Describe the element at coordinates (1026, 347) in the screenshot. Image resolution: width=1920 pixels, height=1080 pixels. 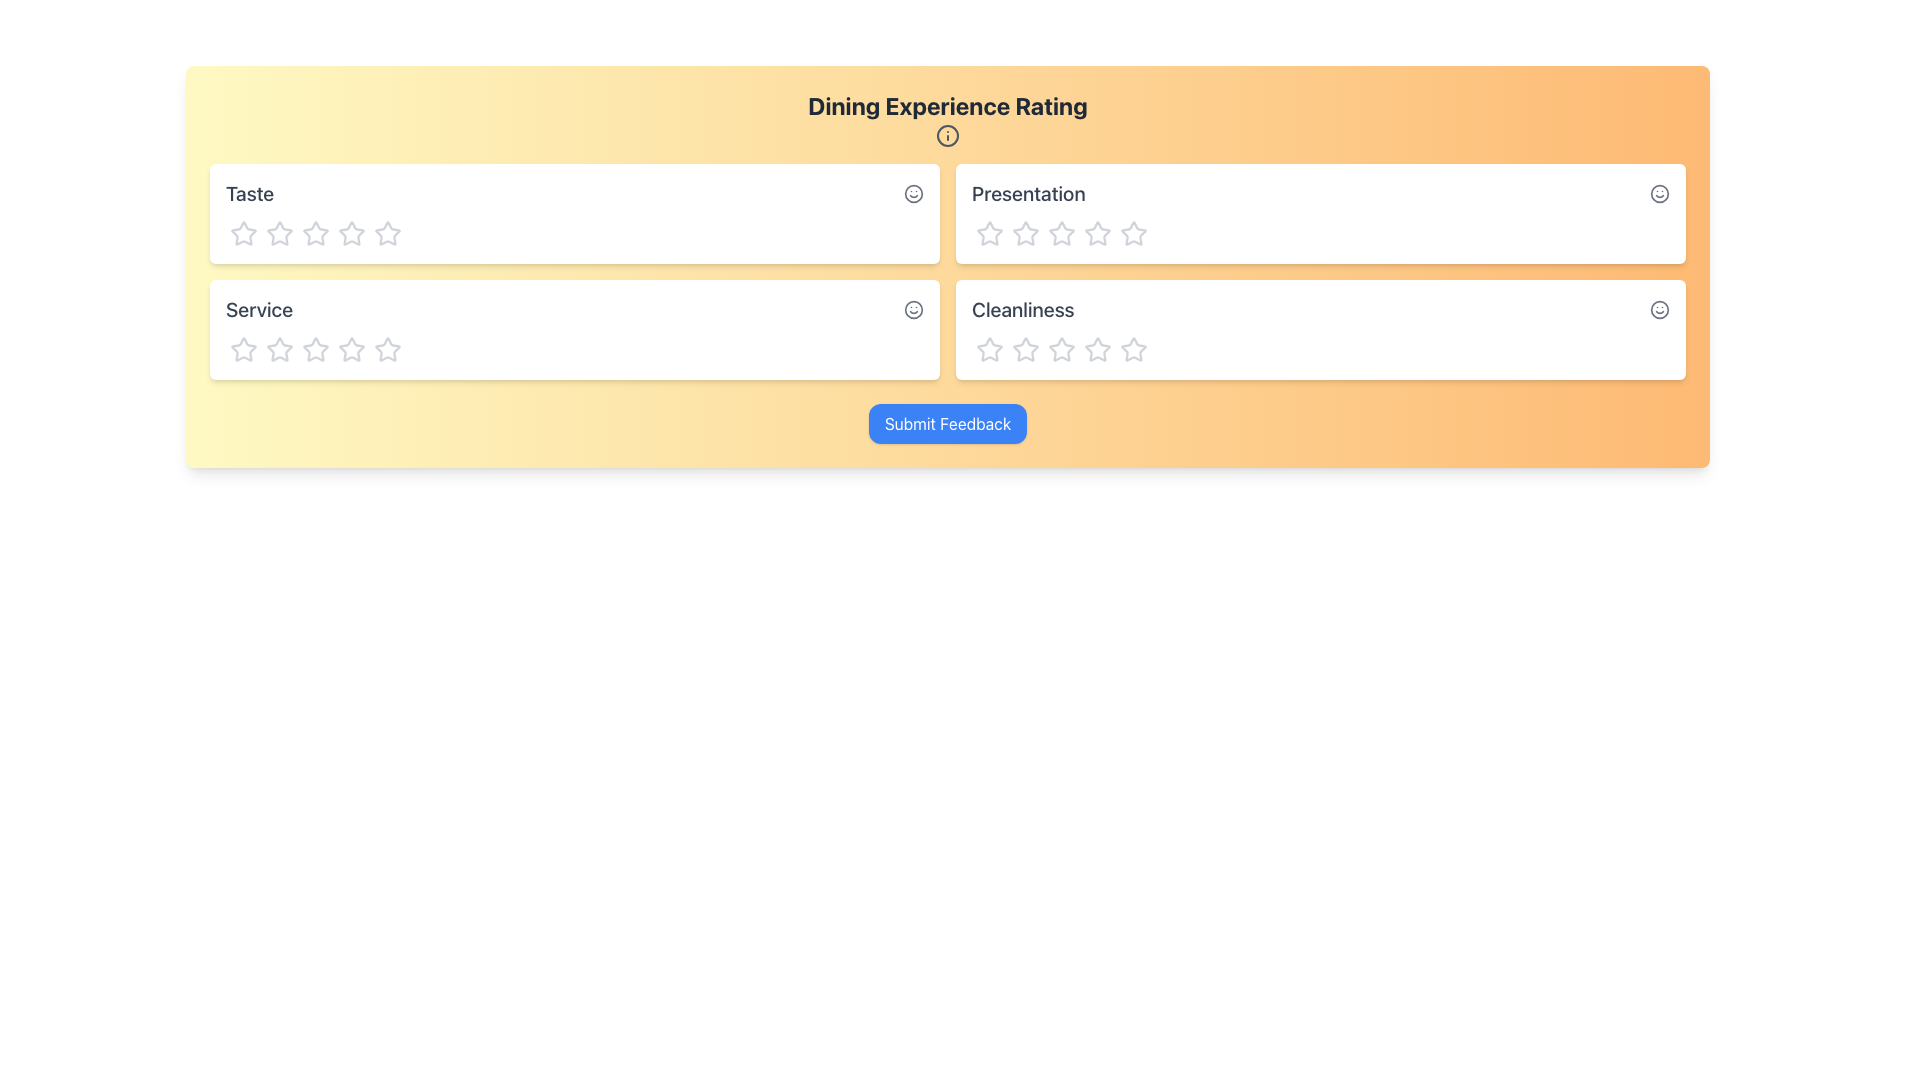
I see `the third star in the rating element for the 'Cleanliness' category` at that location.